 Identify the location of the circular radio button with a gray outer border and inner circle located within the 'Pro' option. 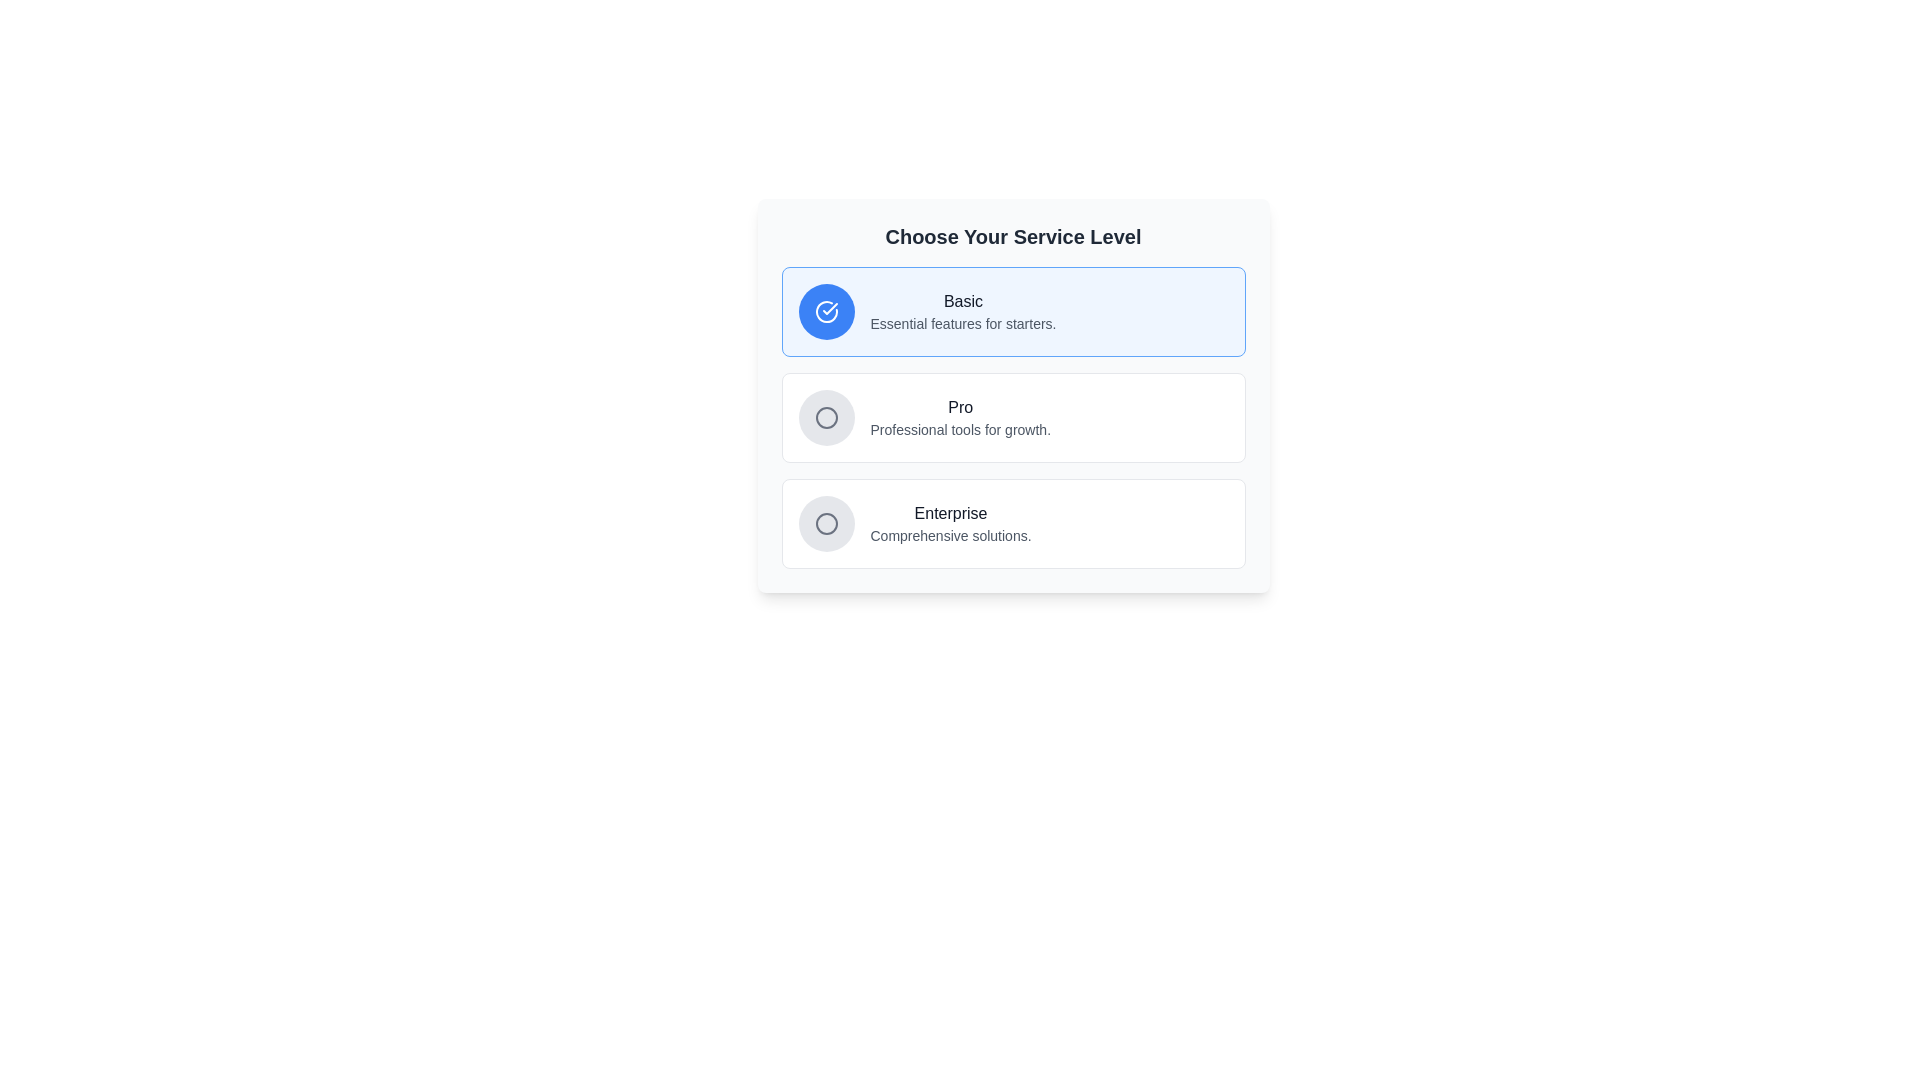
(826, 416).